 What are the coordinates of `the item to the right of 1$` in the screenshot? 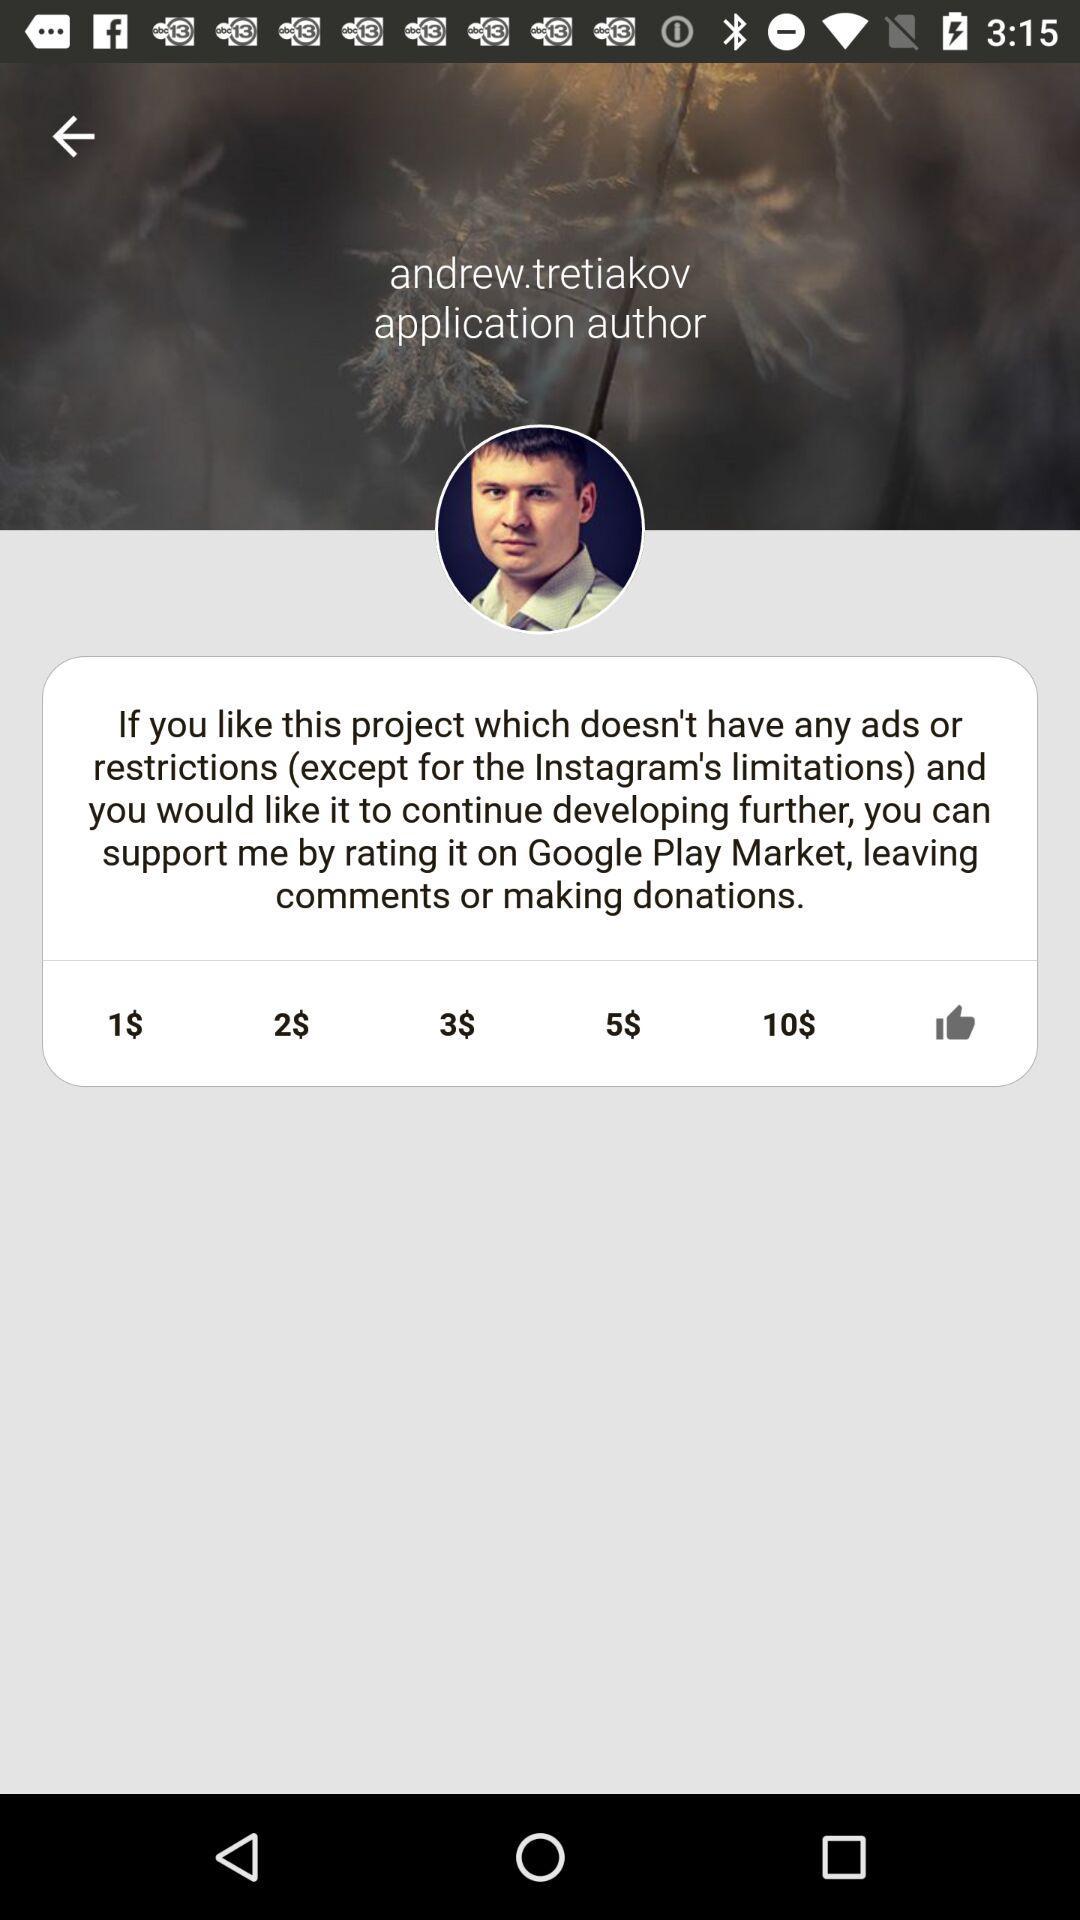 It's located at (291, 1023).